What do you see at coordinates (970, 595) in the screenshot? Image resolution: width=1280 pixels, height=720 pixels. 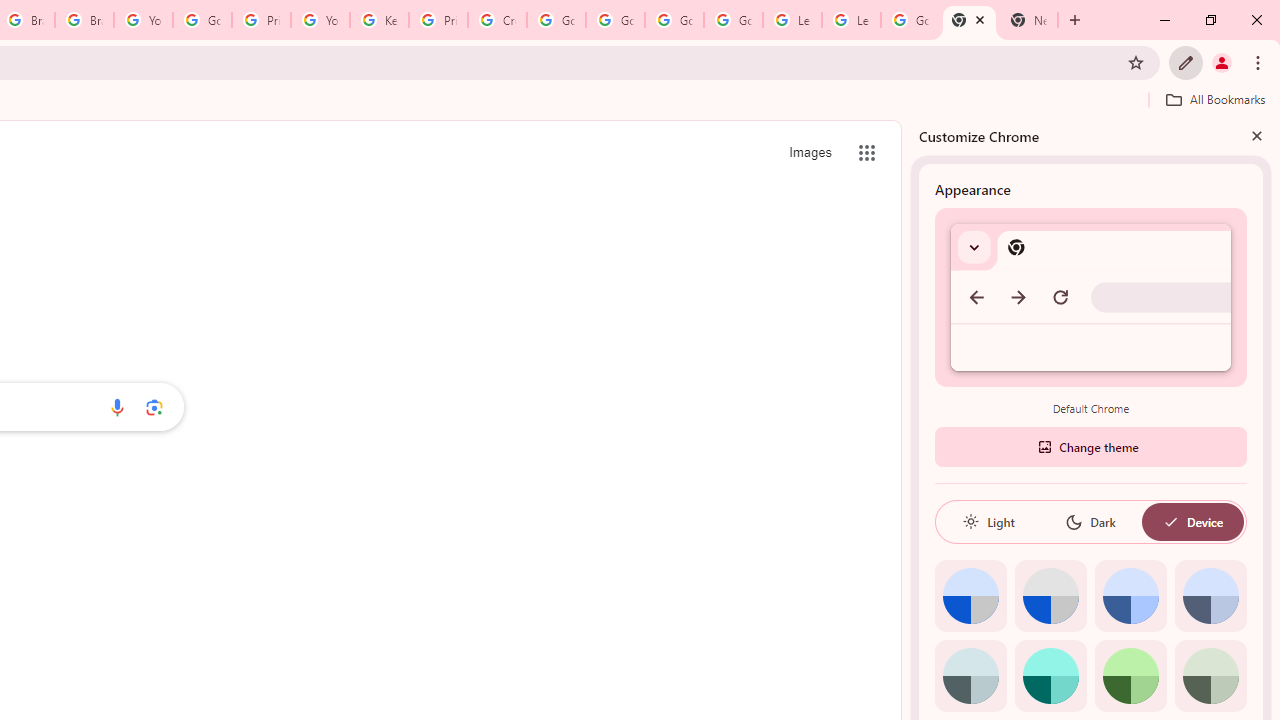 I see `'Default color'` at bounding box center [970, 595].